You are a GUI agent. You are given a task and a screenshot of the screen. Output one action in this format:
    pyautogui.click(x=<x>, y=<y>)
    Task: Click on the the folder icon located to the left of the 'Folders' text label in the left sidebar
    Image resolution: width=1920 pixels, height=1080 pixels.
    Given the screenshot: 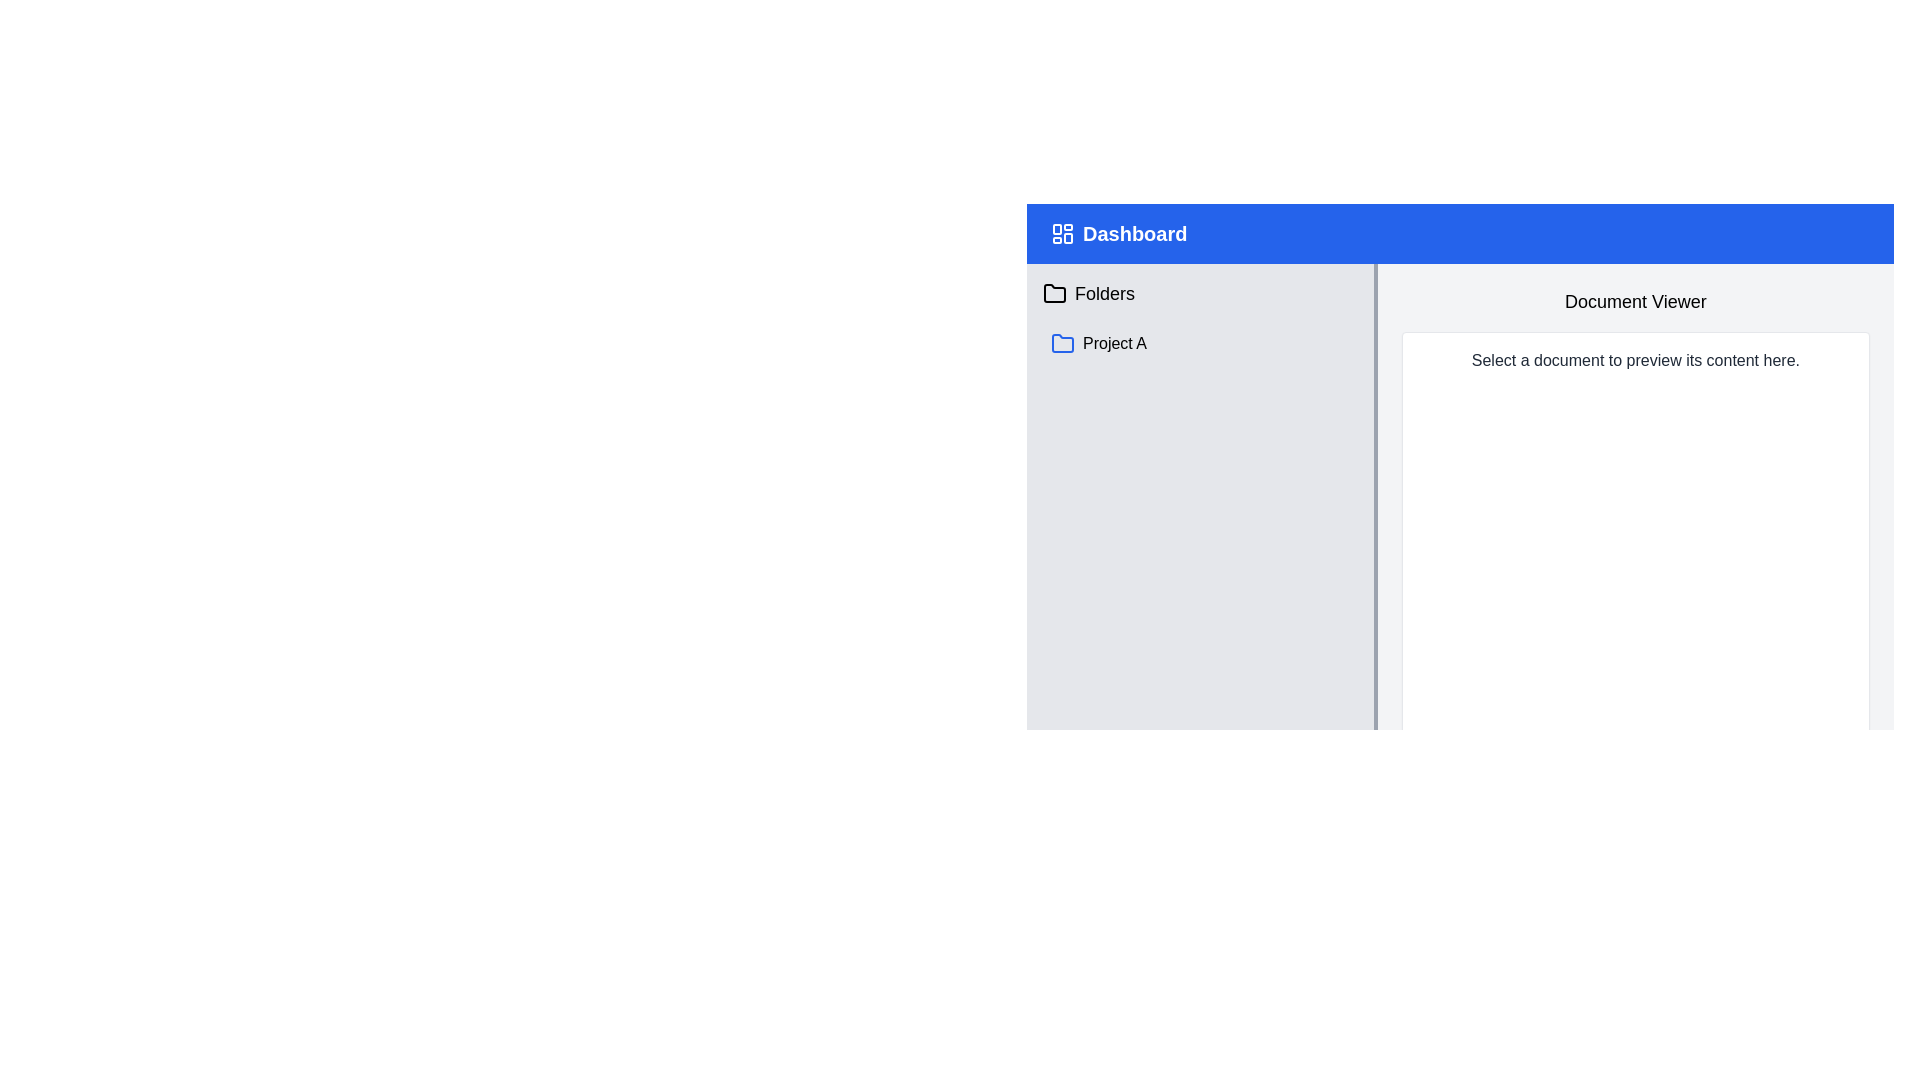 What is the action you would take?
    pyautogui.click(x=1054, y=293)
    